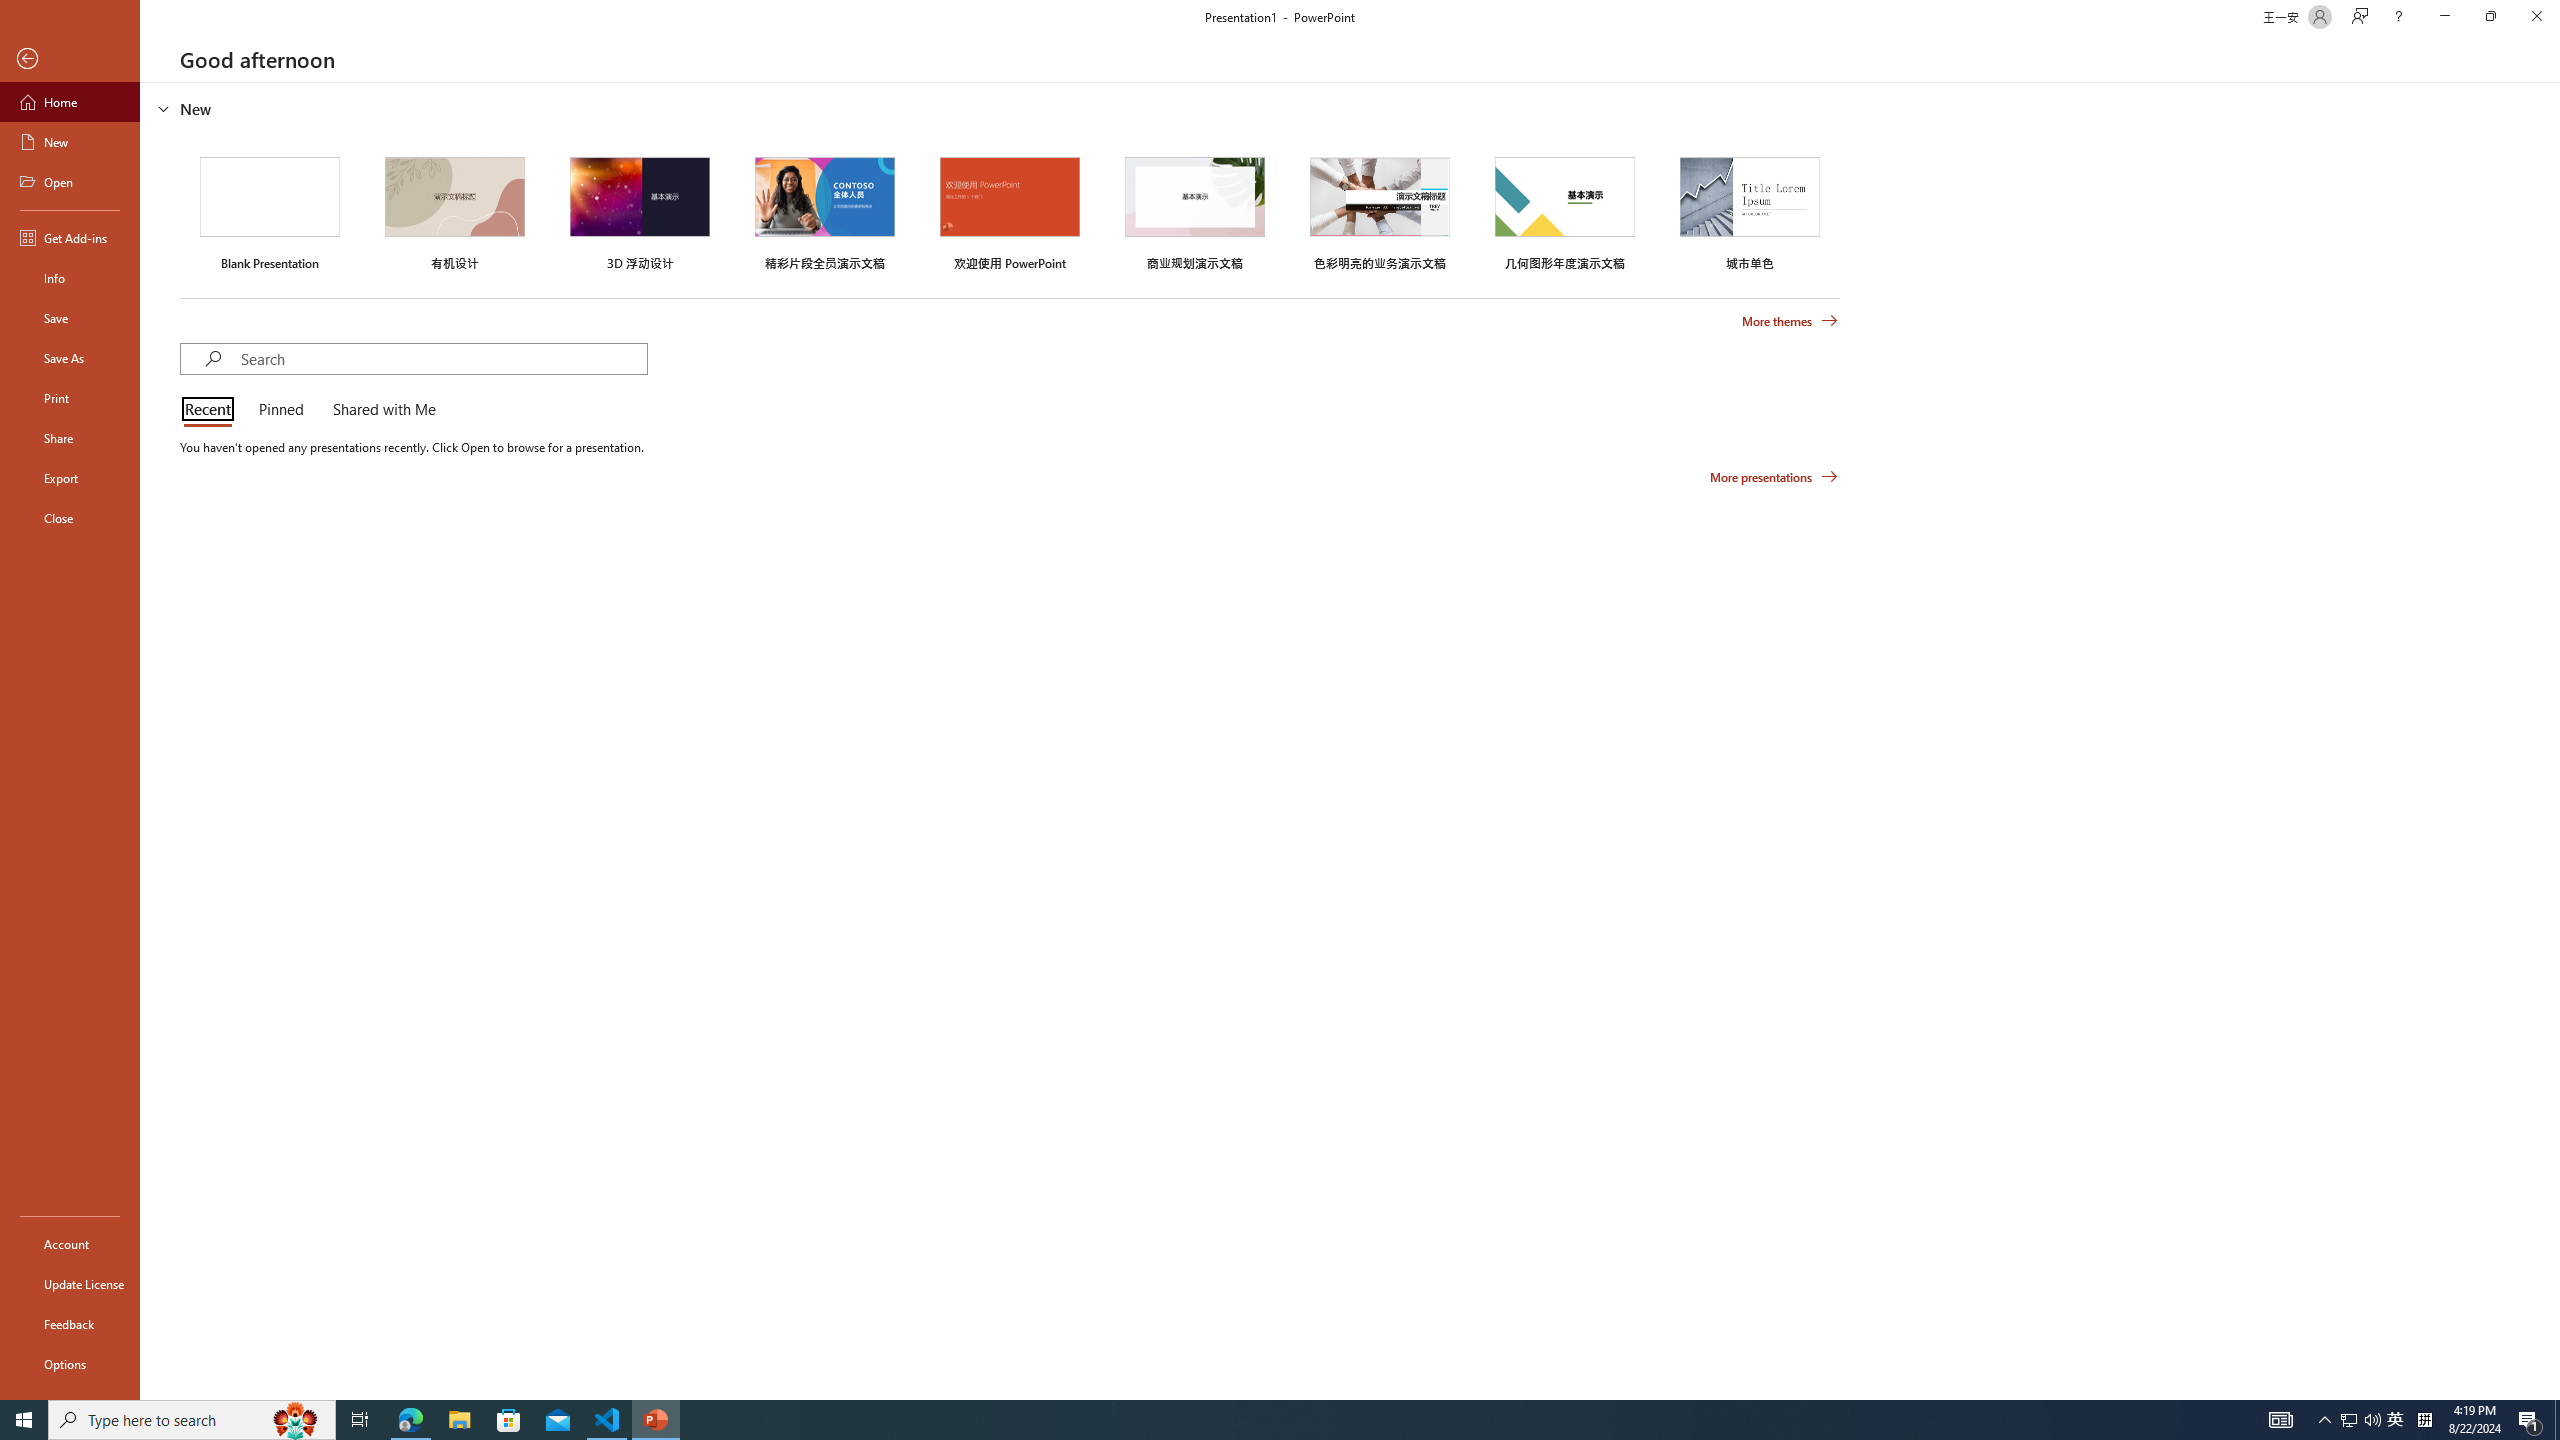 The width and height of the screenshot is (2560, 1440). I want to click on 'Share', so click(69, 436).